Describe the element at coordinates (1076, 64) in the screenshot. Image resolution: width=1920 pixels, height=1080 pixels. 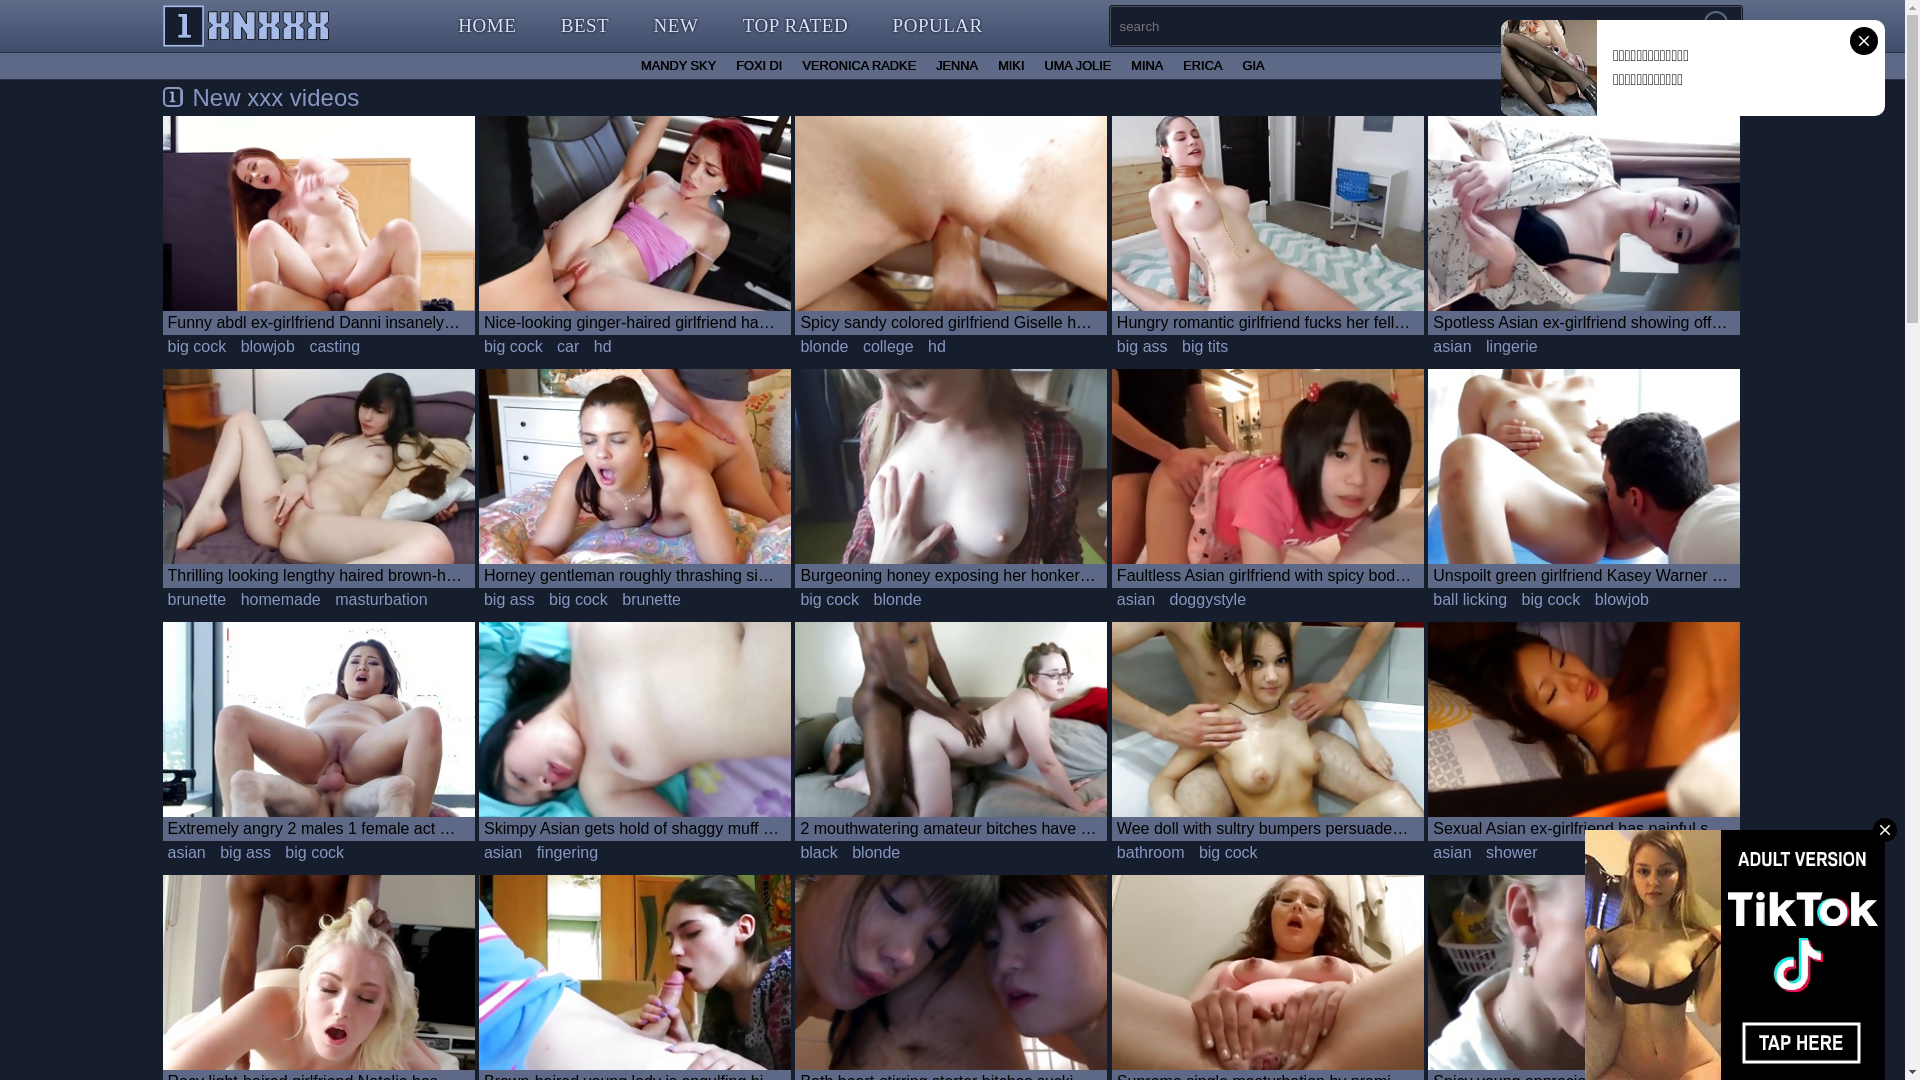
I see `'UMA JOLIE'` at that location.